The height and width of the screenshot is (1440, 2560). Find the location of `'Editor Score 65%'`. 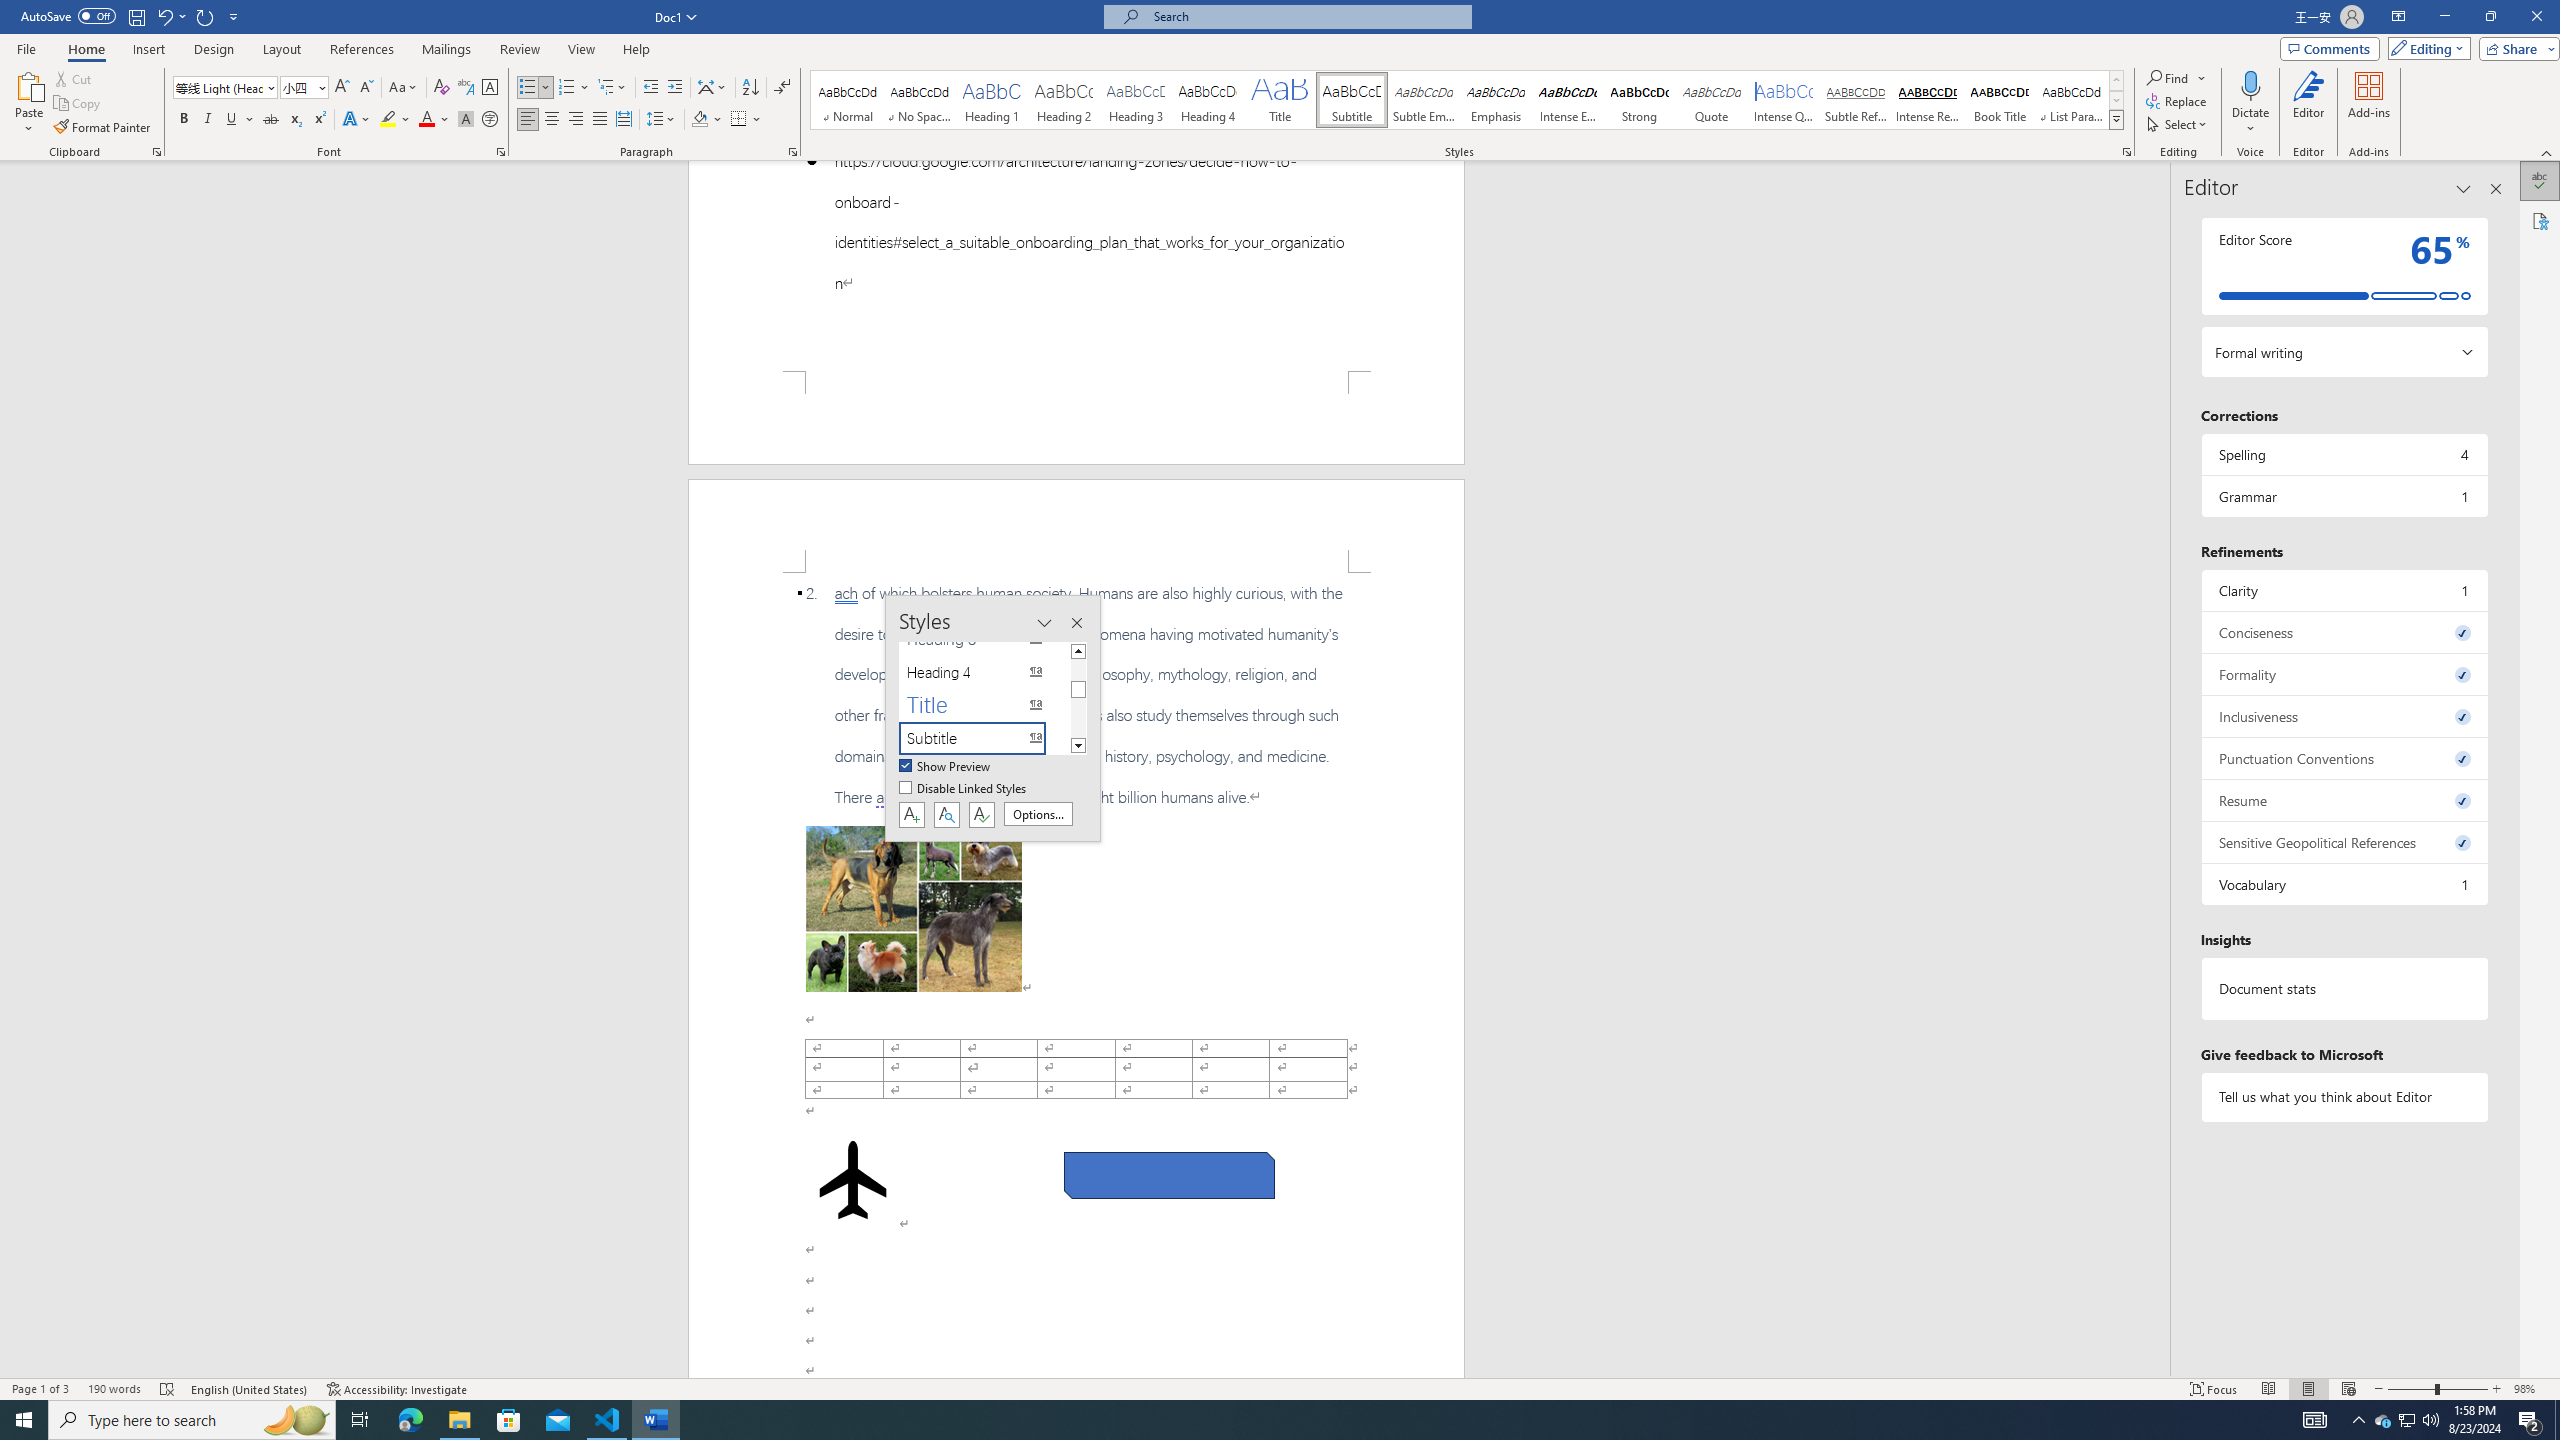

'Editor Score 65%' is located at coordinates (2343, 265).